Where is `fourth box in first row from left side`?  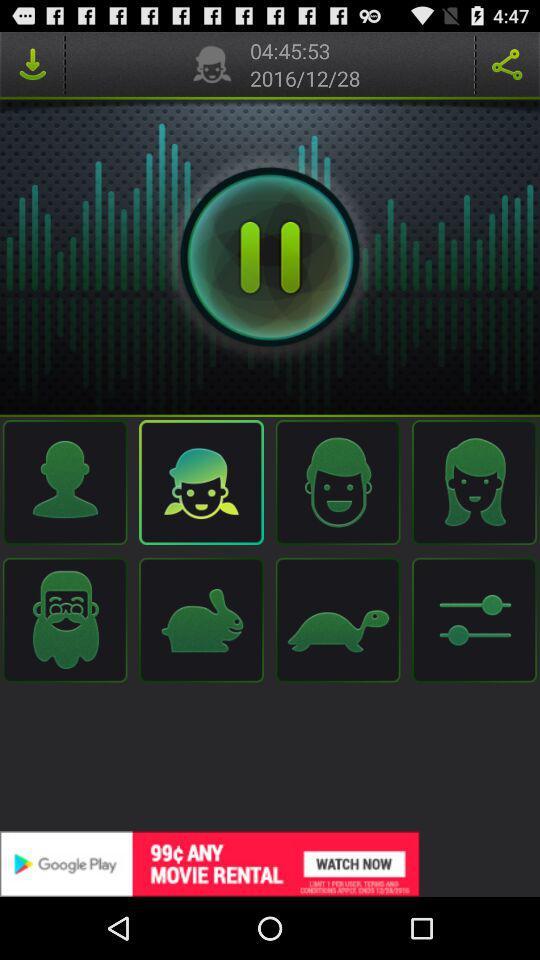 fourth box in first row from left side is located at coordinates (473, 481).